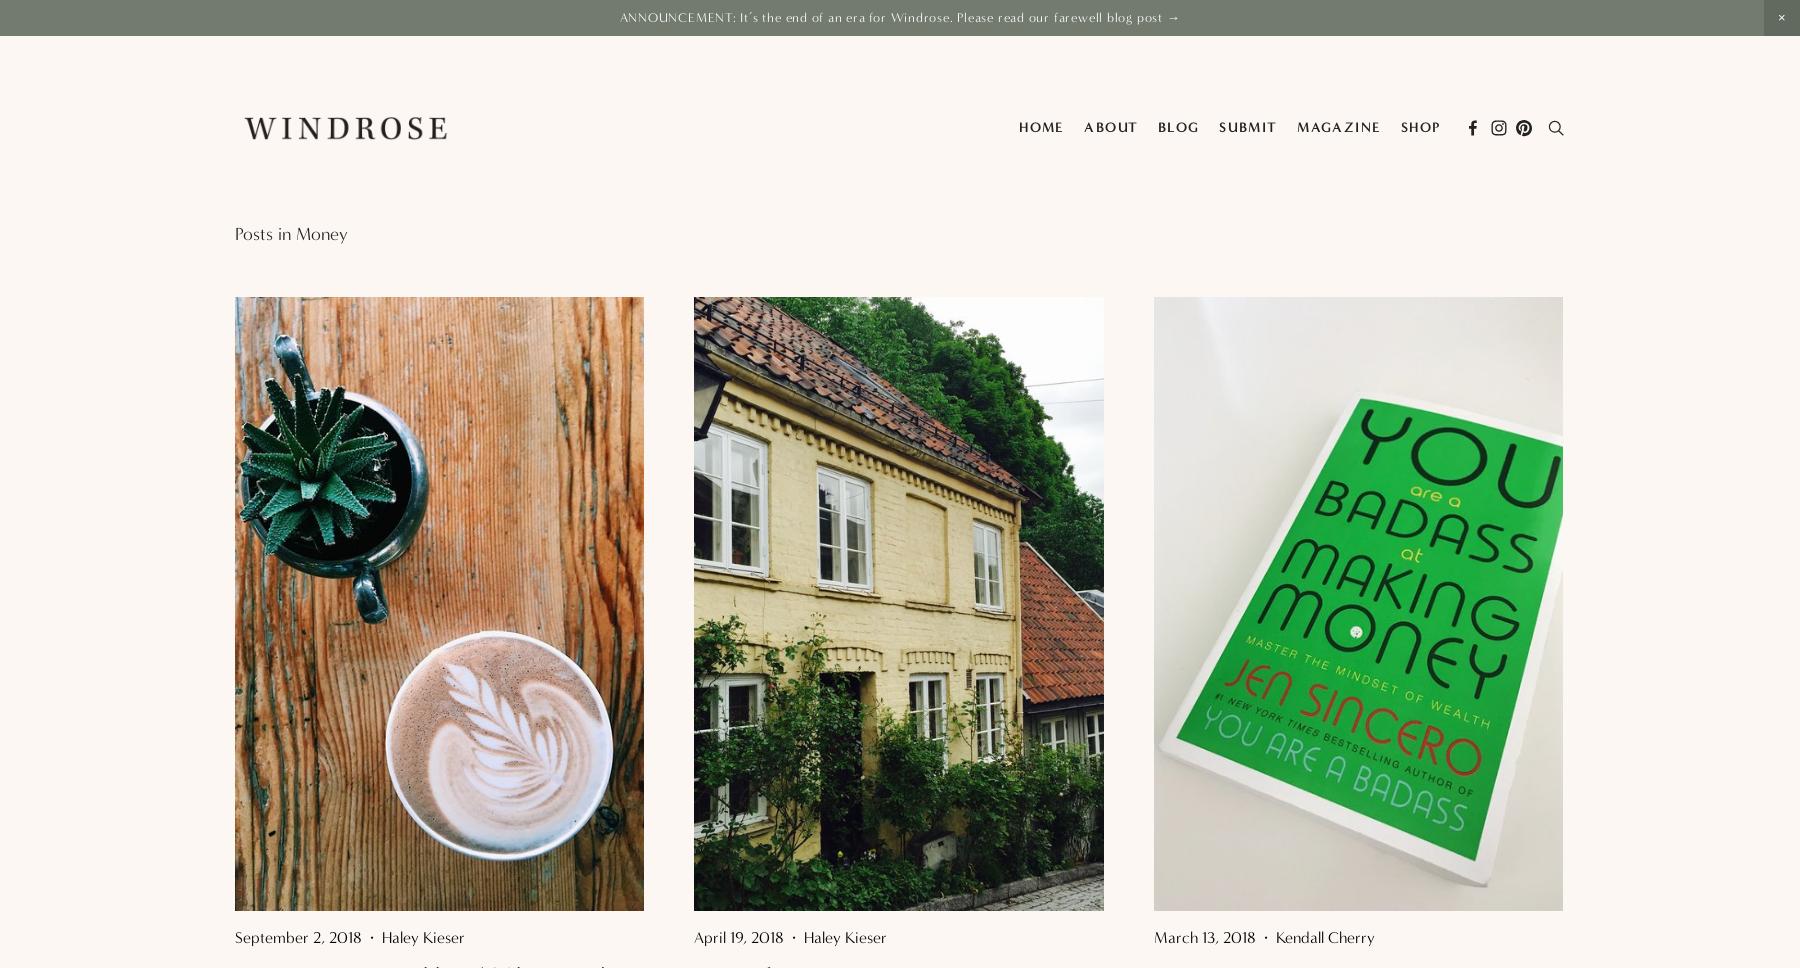  I want to click on 'September 2, 2018', so click(297, 935).